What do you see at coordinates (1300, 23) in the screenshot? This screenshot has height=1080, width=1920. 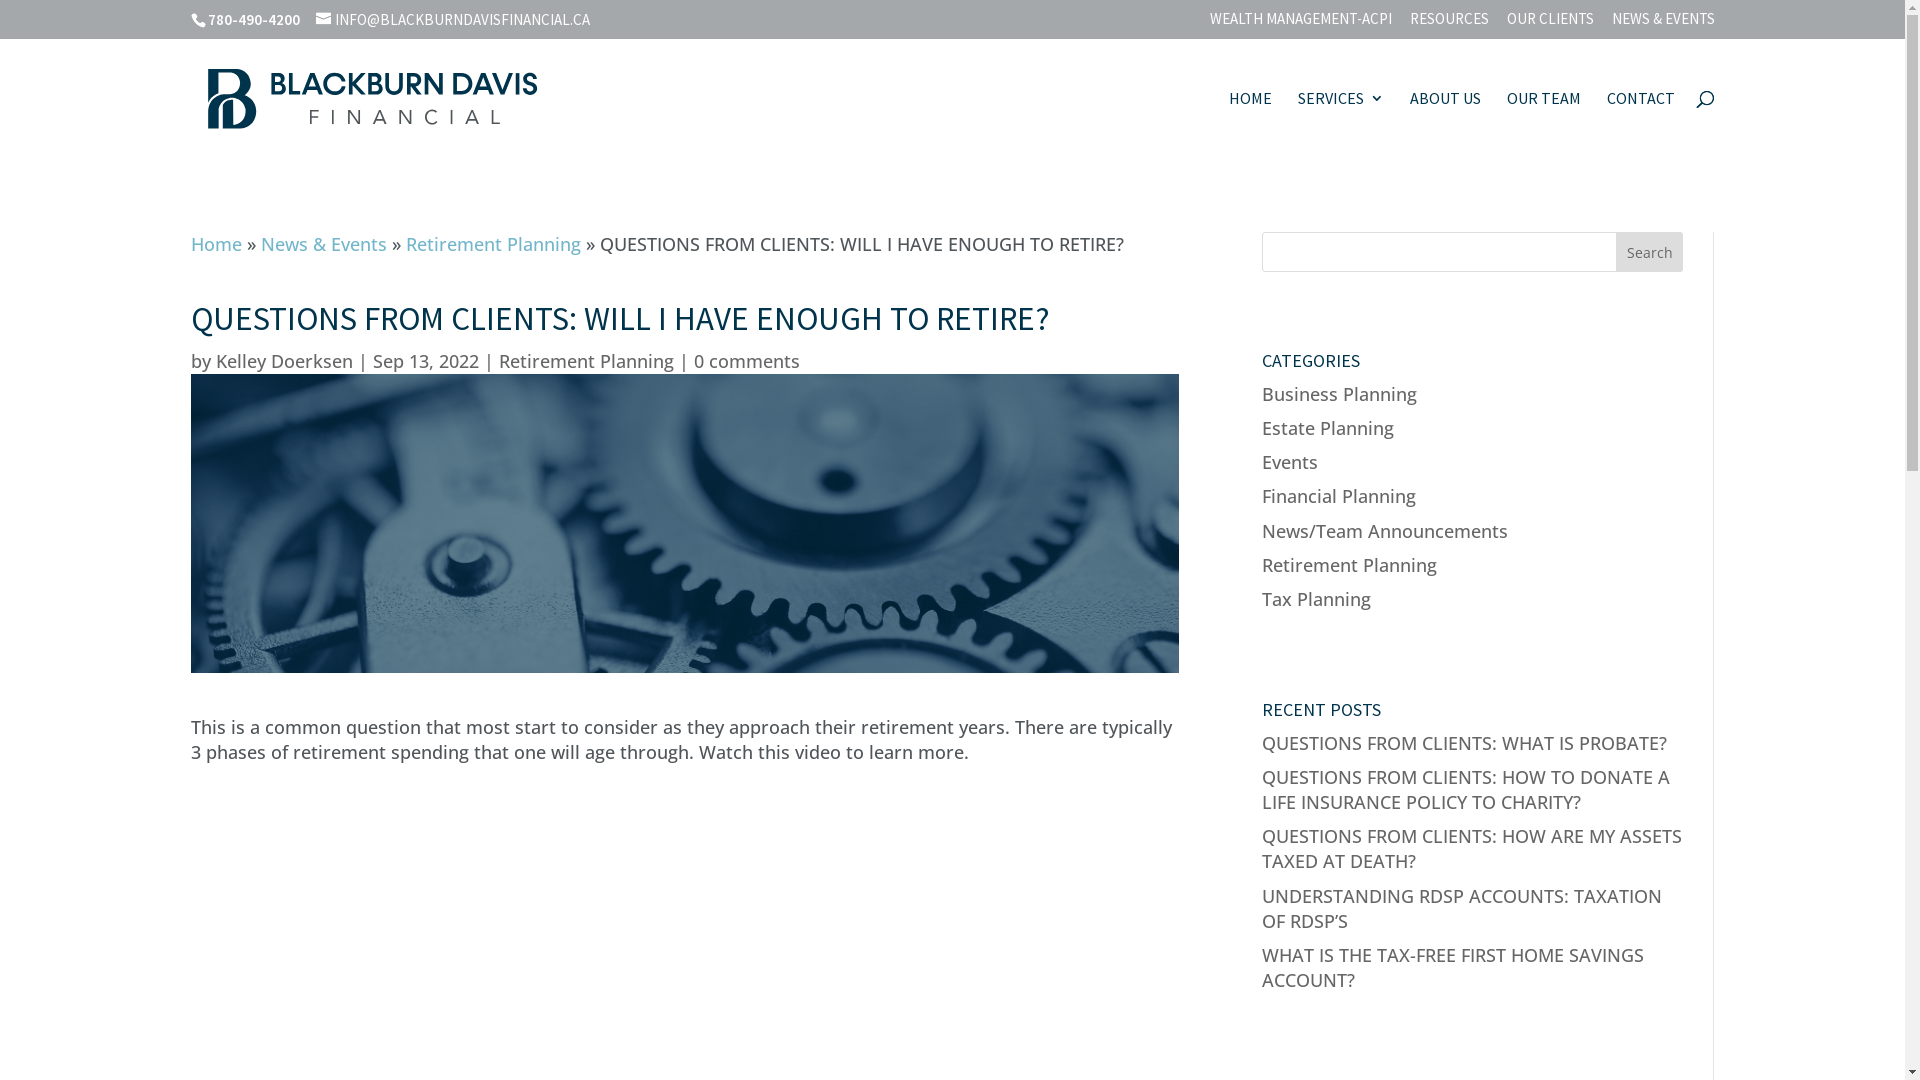 I see `'WEALTH MANAGEMENT-ACPI'` at bounding box center [1300, 23].